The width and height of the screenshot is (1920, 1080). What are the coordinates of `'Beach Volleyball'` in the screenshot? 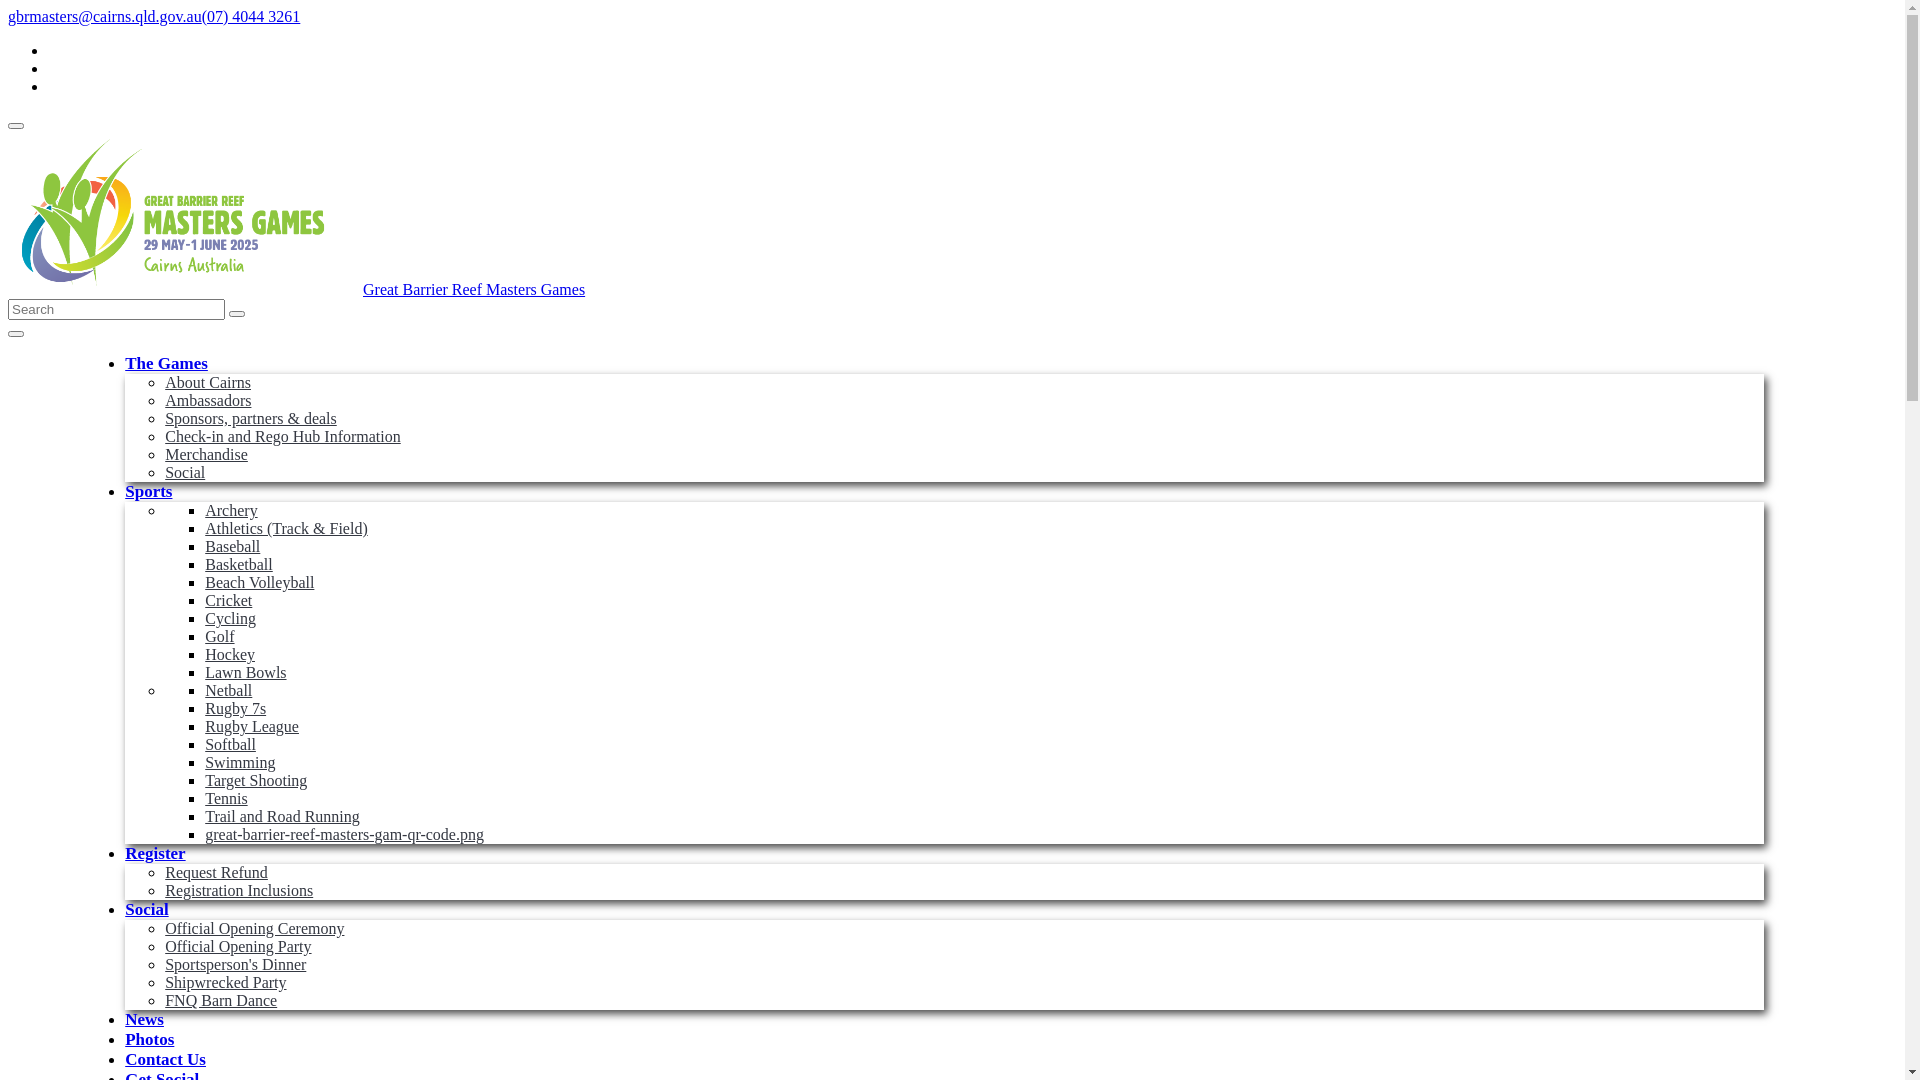 It's located at (258, 582).